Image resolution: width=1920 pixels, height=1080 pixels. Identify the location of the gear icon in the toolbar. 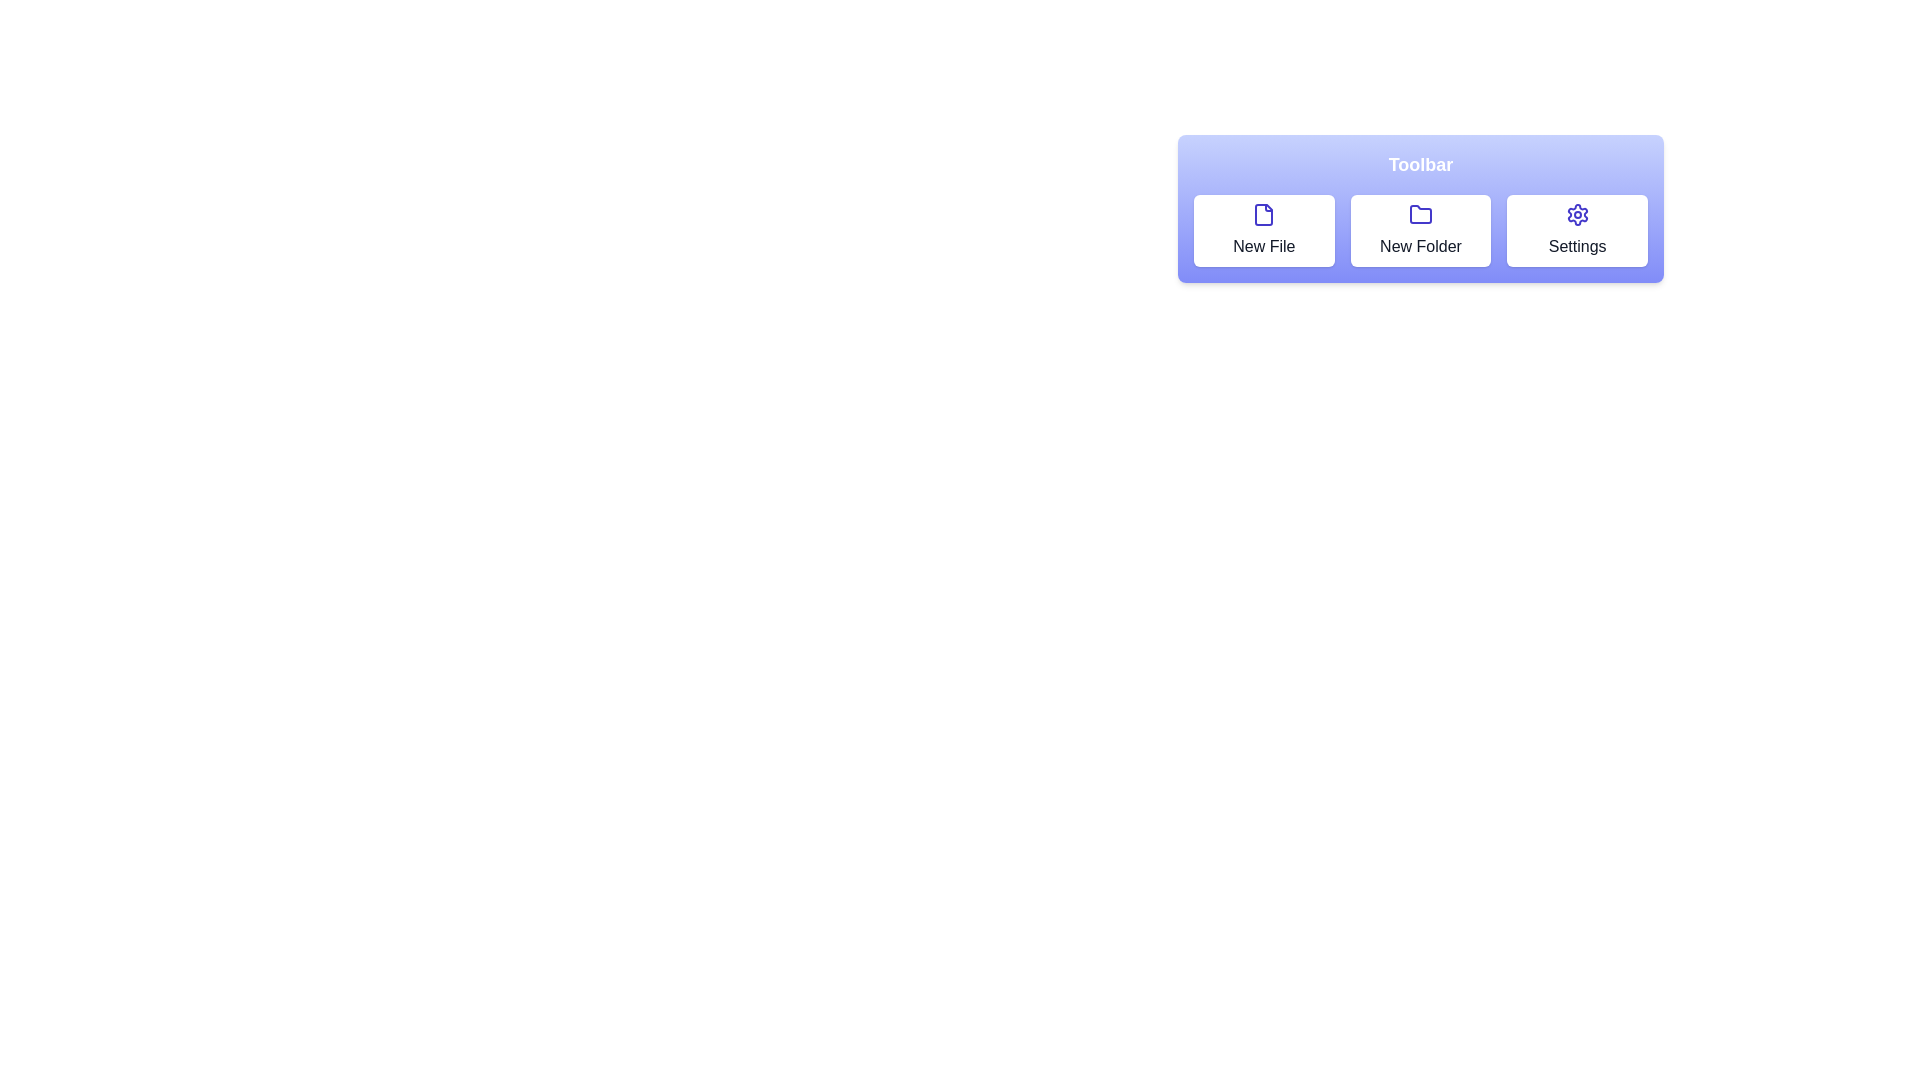
(1576, 215).